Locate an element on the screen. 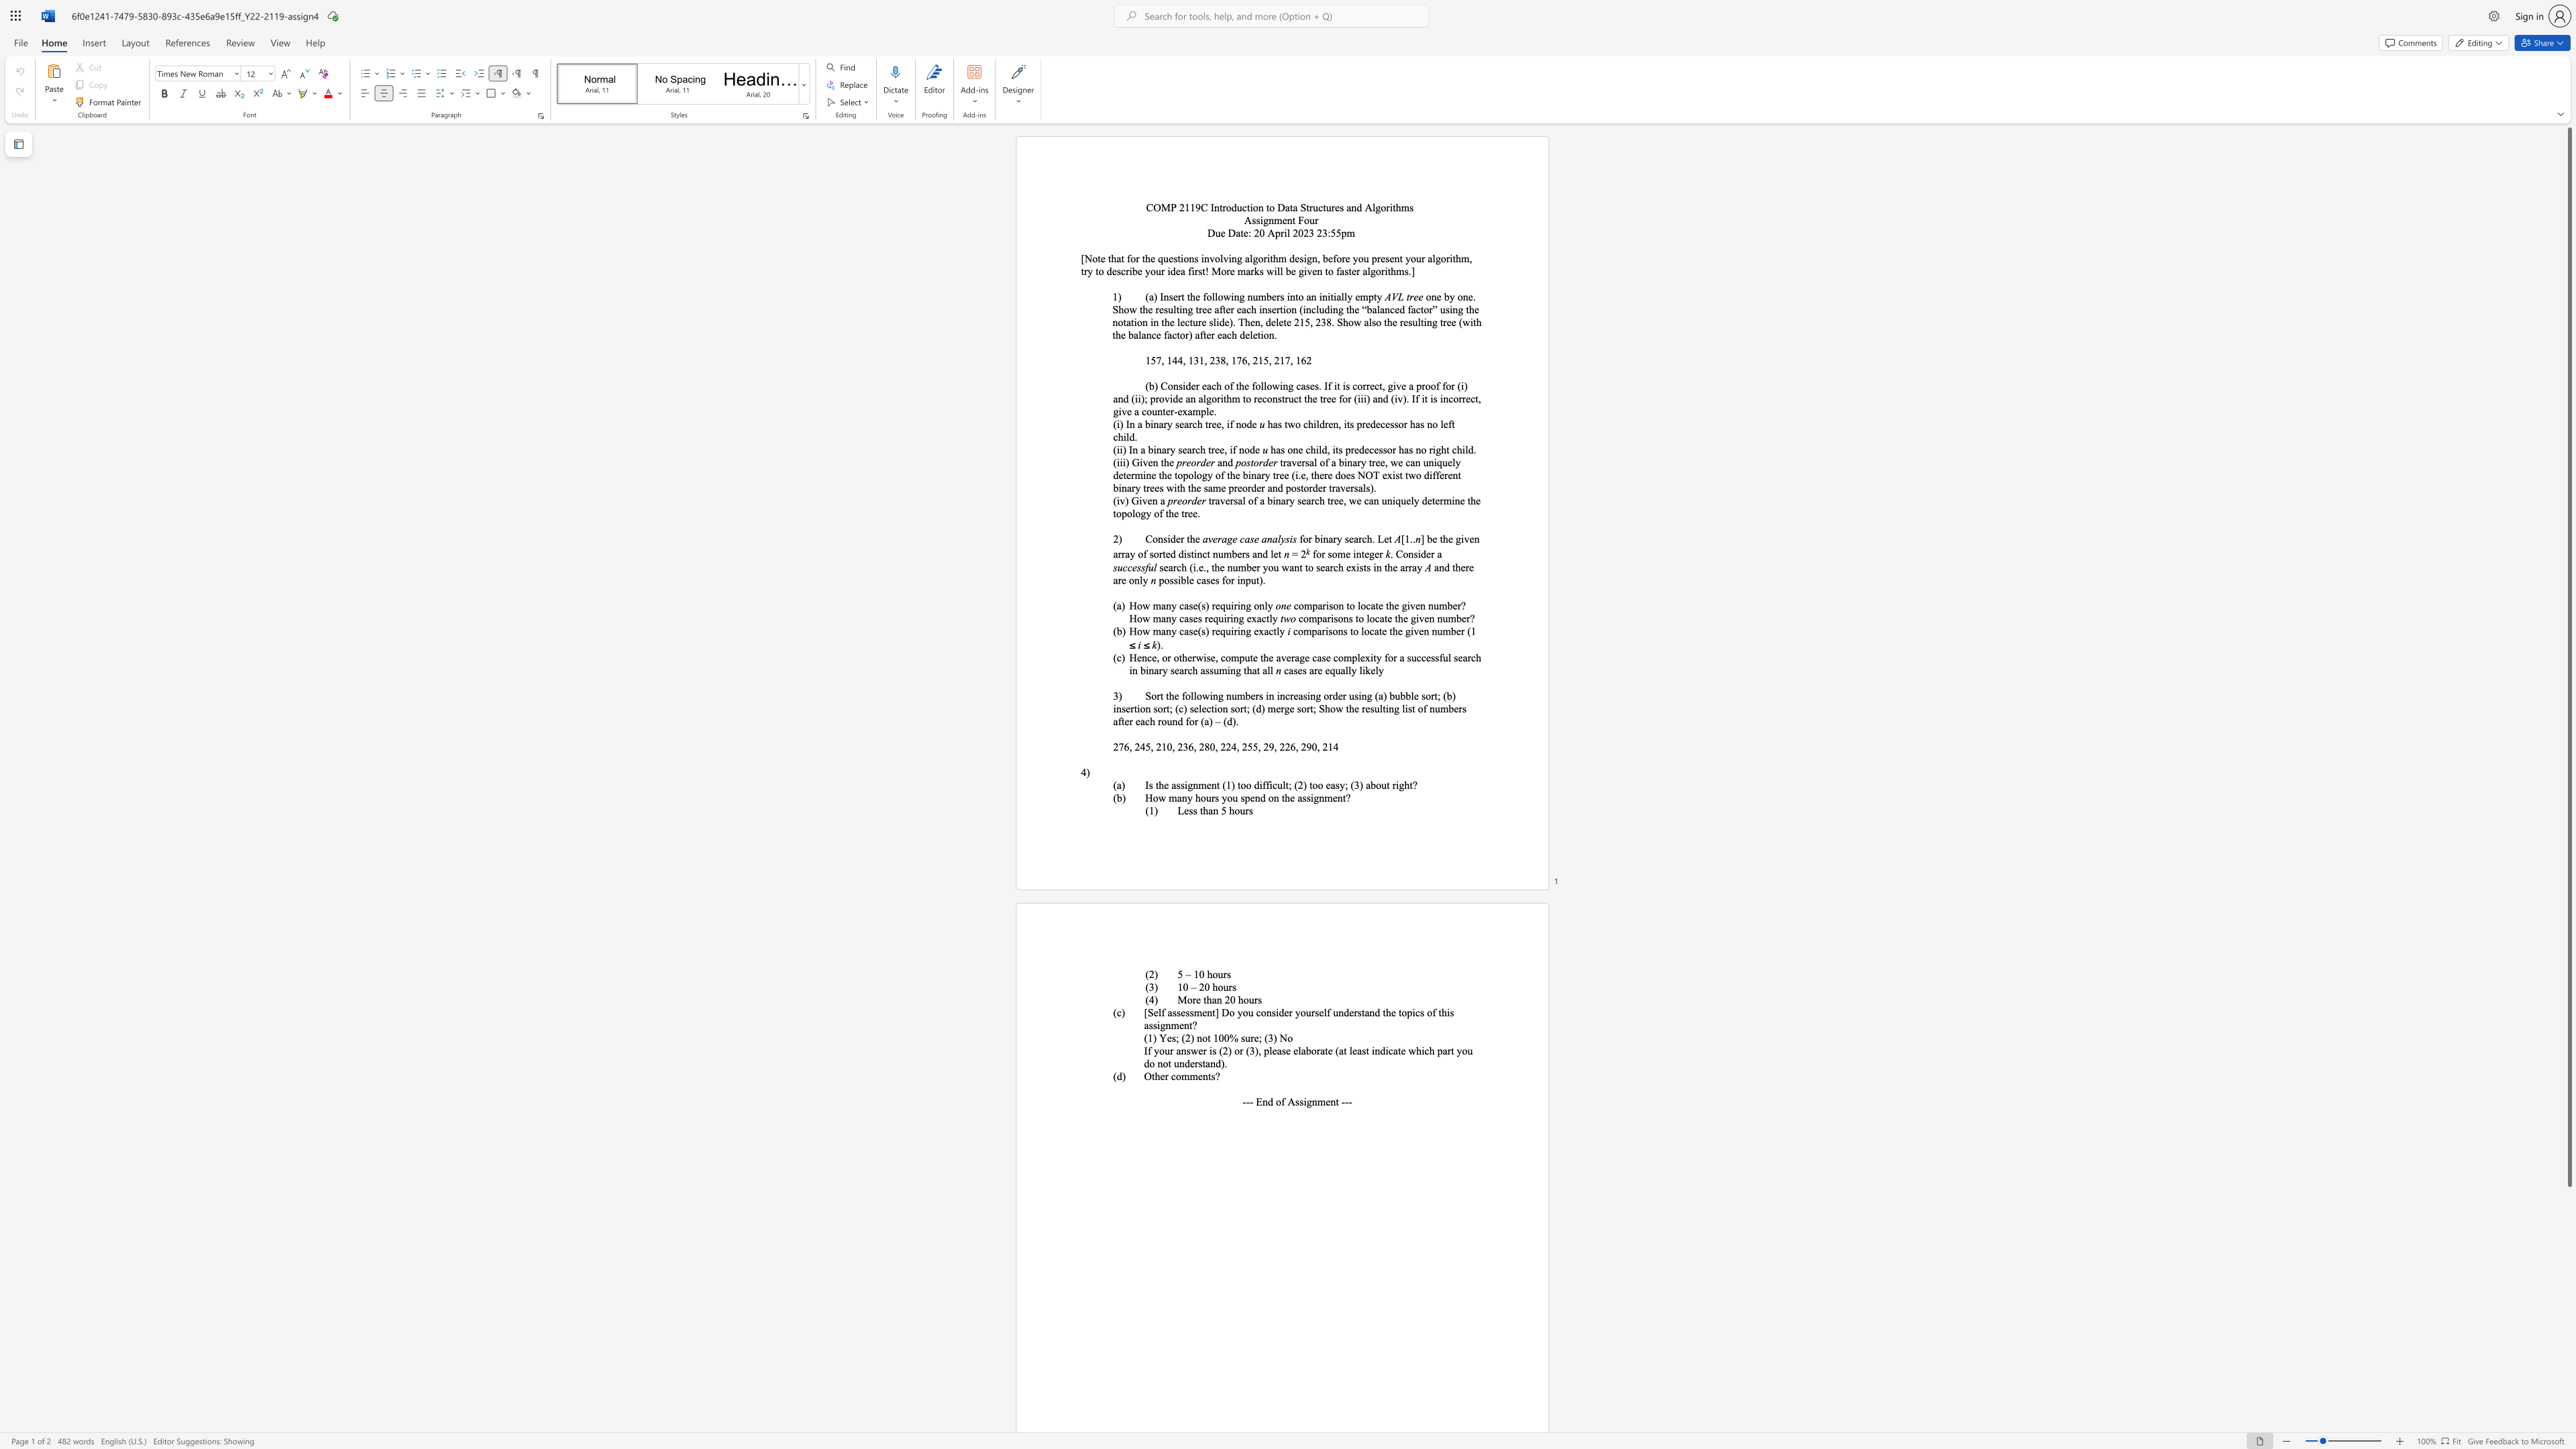 This screenshot has width=2576, height=1449. the subset text "rs in increasing order using (a) bubble sort; (b) insertion sort; (c) selection sort; (d) merge sort; Show th" within the text "Sort the following numbers in increasing order using (a) bubble sort; (b) insertion sort; (c) selection sort; (d) merge sort; Show the resulting list of numbers after each round for (a) – (d)." is located at coordinates (1254, 694).